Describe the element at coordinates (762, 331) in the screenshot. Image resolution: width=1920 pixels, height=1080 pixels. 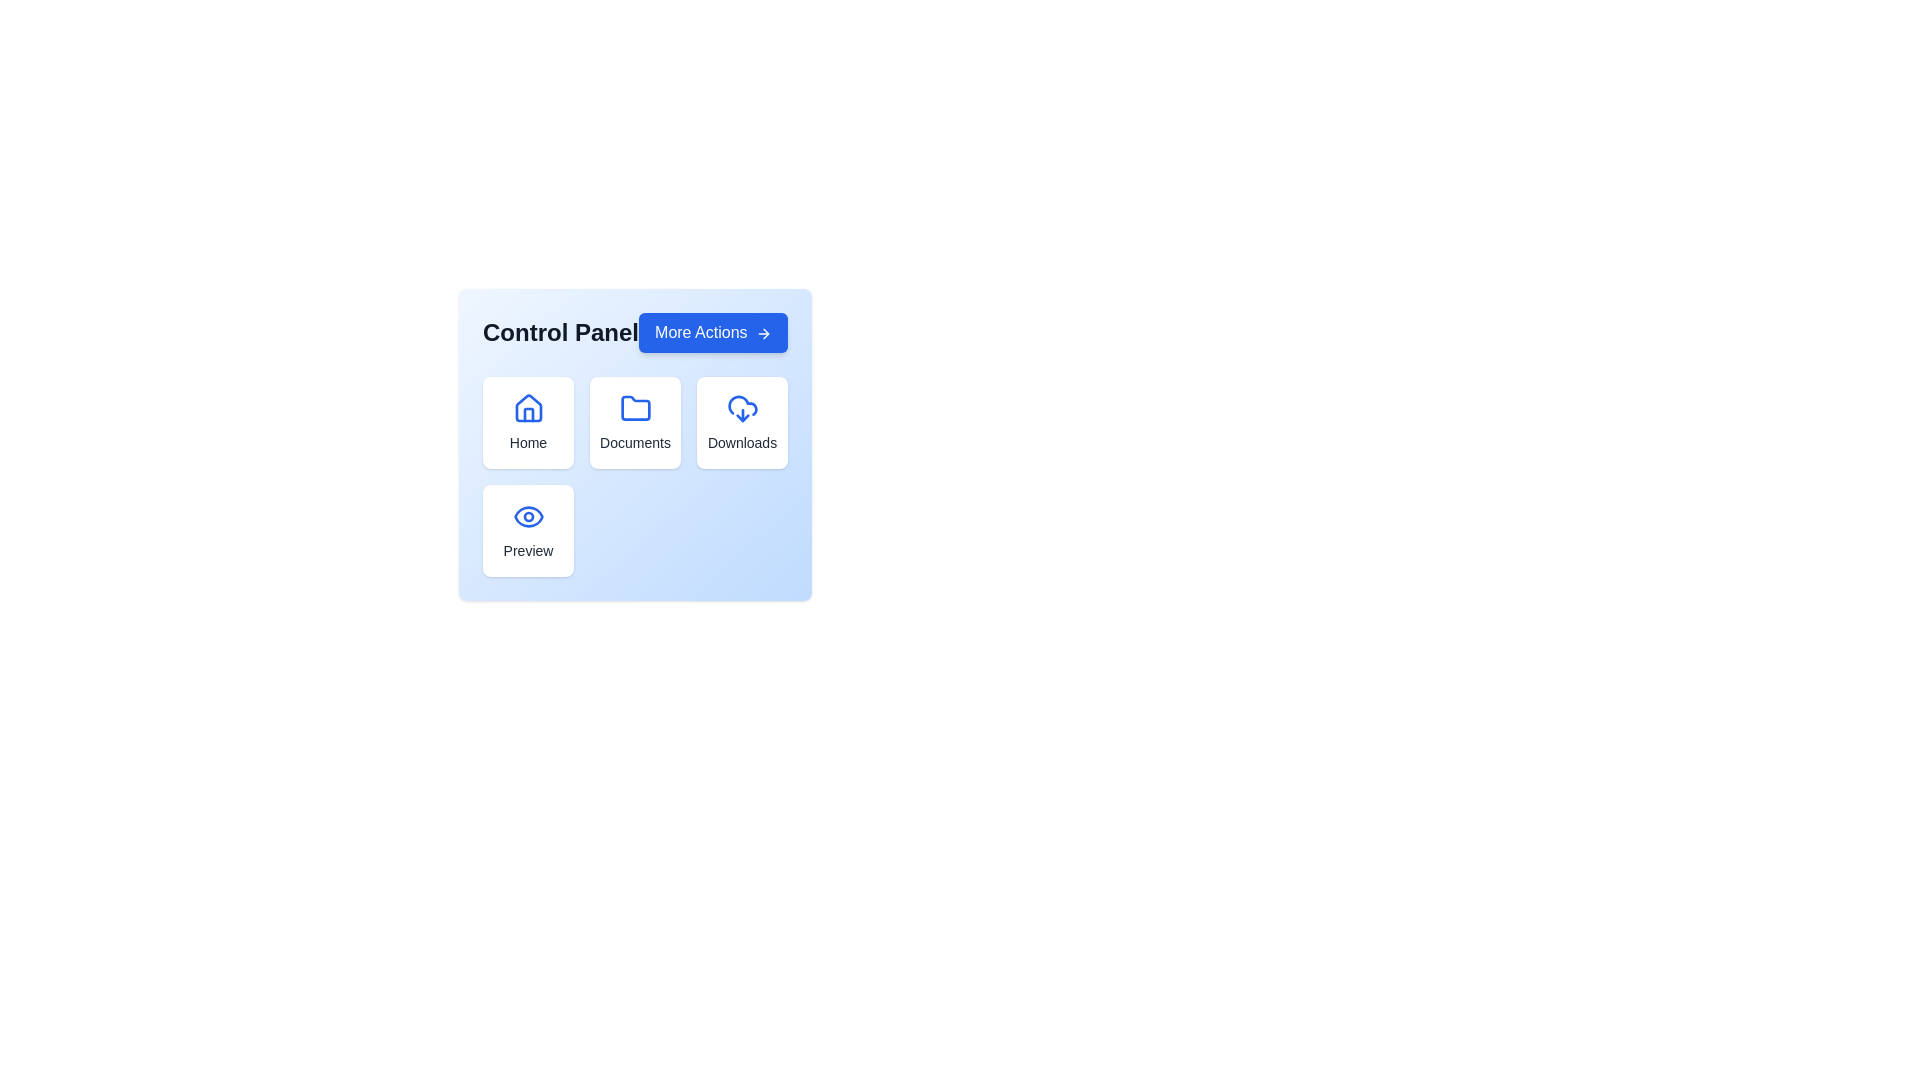
I see `the icon located at the far right end of the 'More Actions' button, which indicates it triggers an action like opening a submenu or performing navigation` at that location.